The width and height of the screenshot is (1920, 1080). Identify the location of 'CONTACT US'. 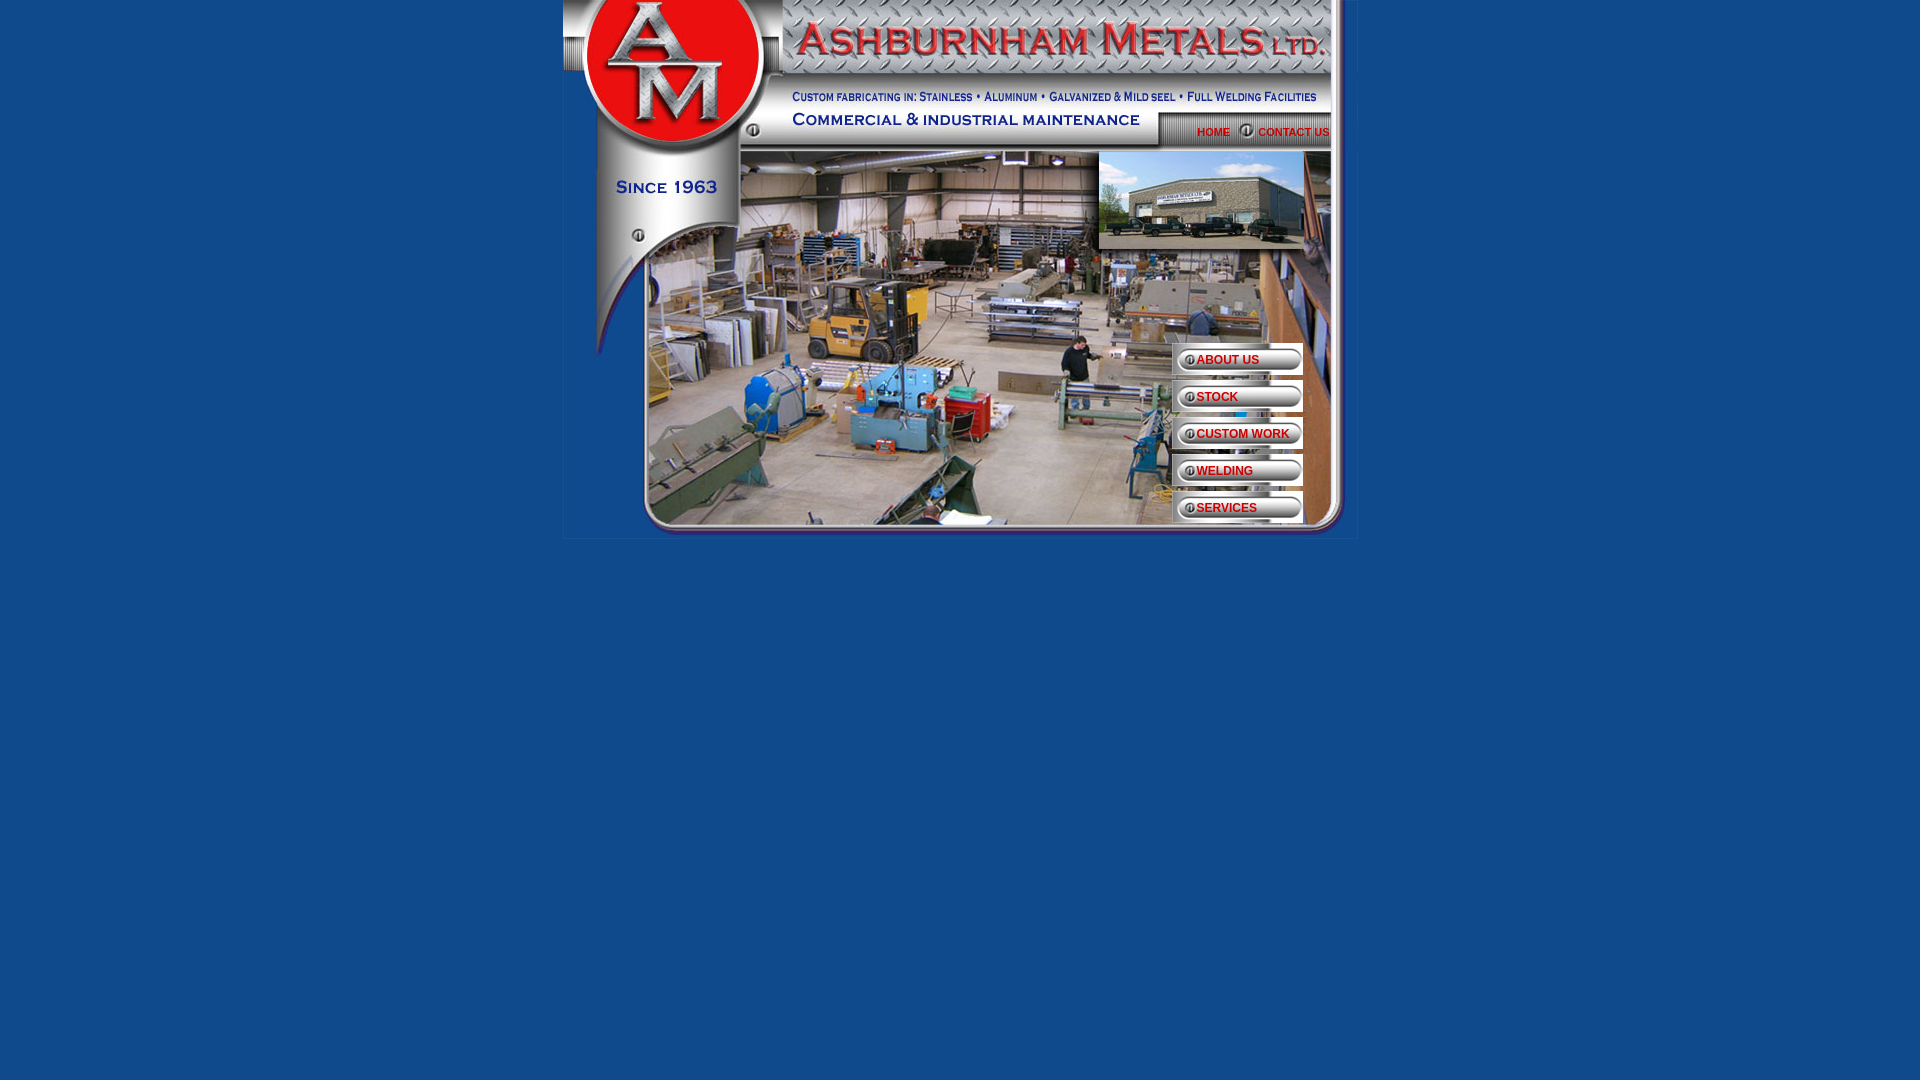
(1256, 131).